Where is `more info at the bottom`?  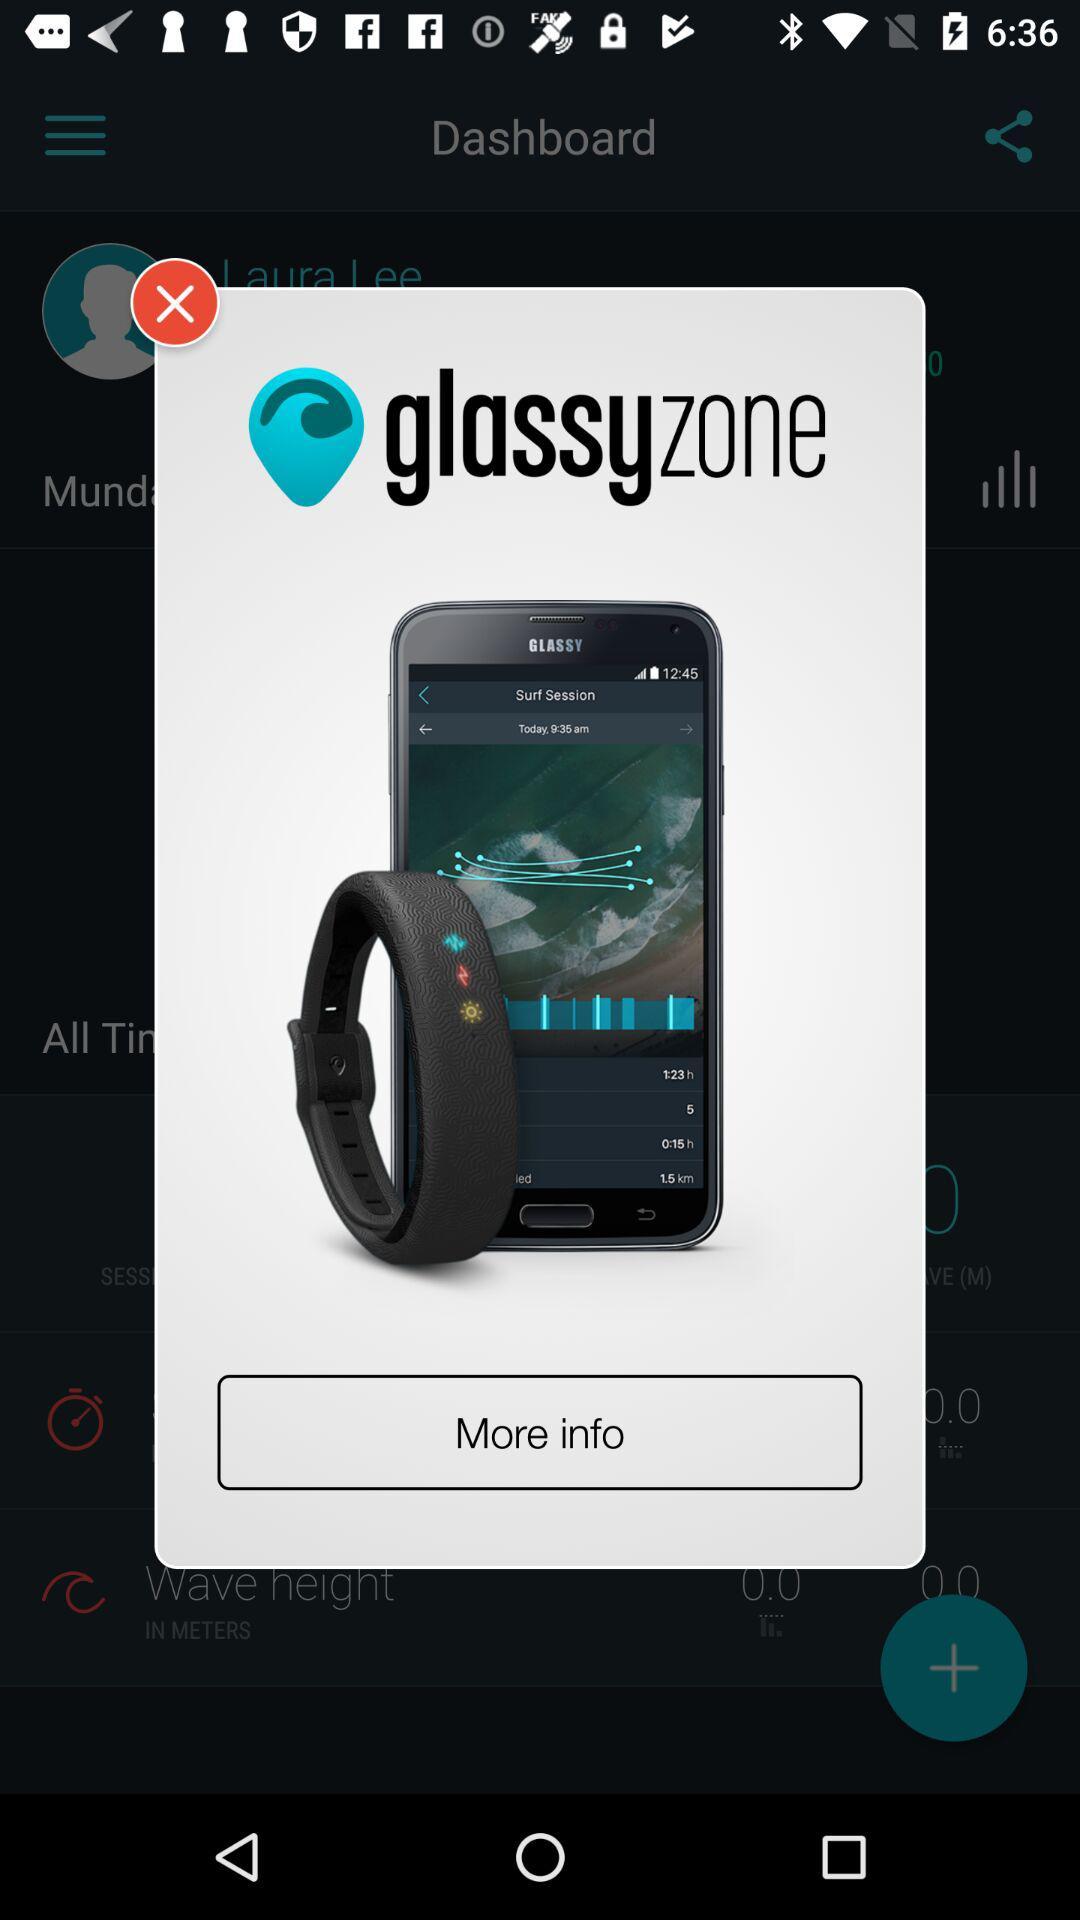 more info at the bottom is located at coordinates (540, 1431).